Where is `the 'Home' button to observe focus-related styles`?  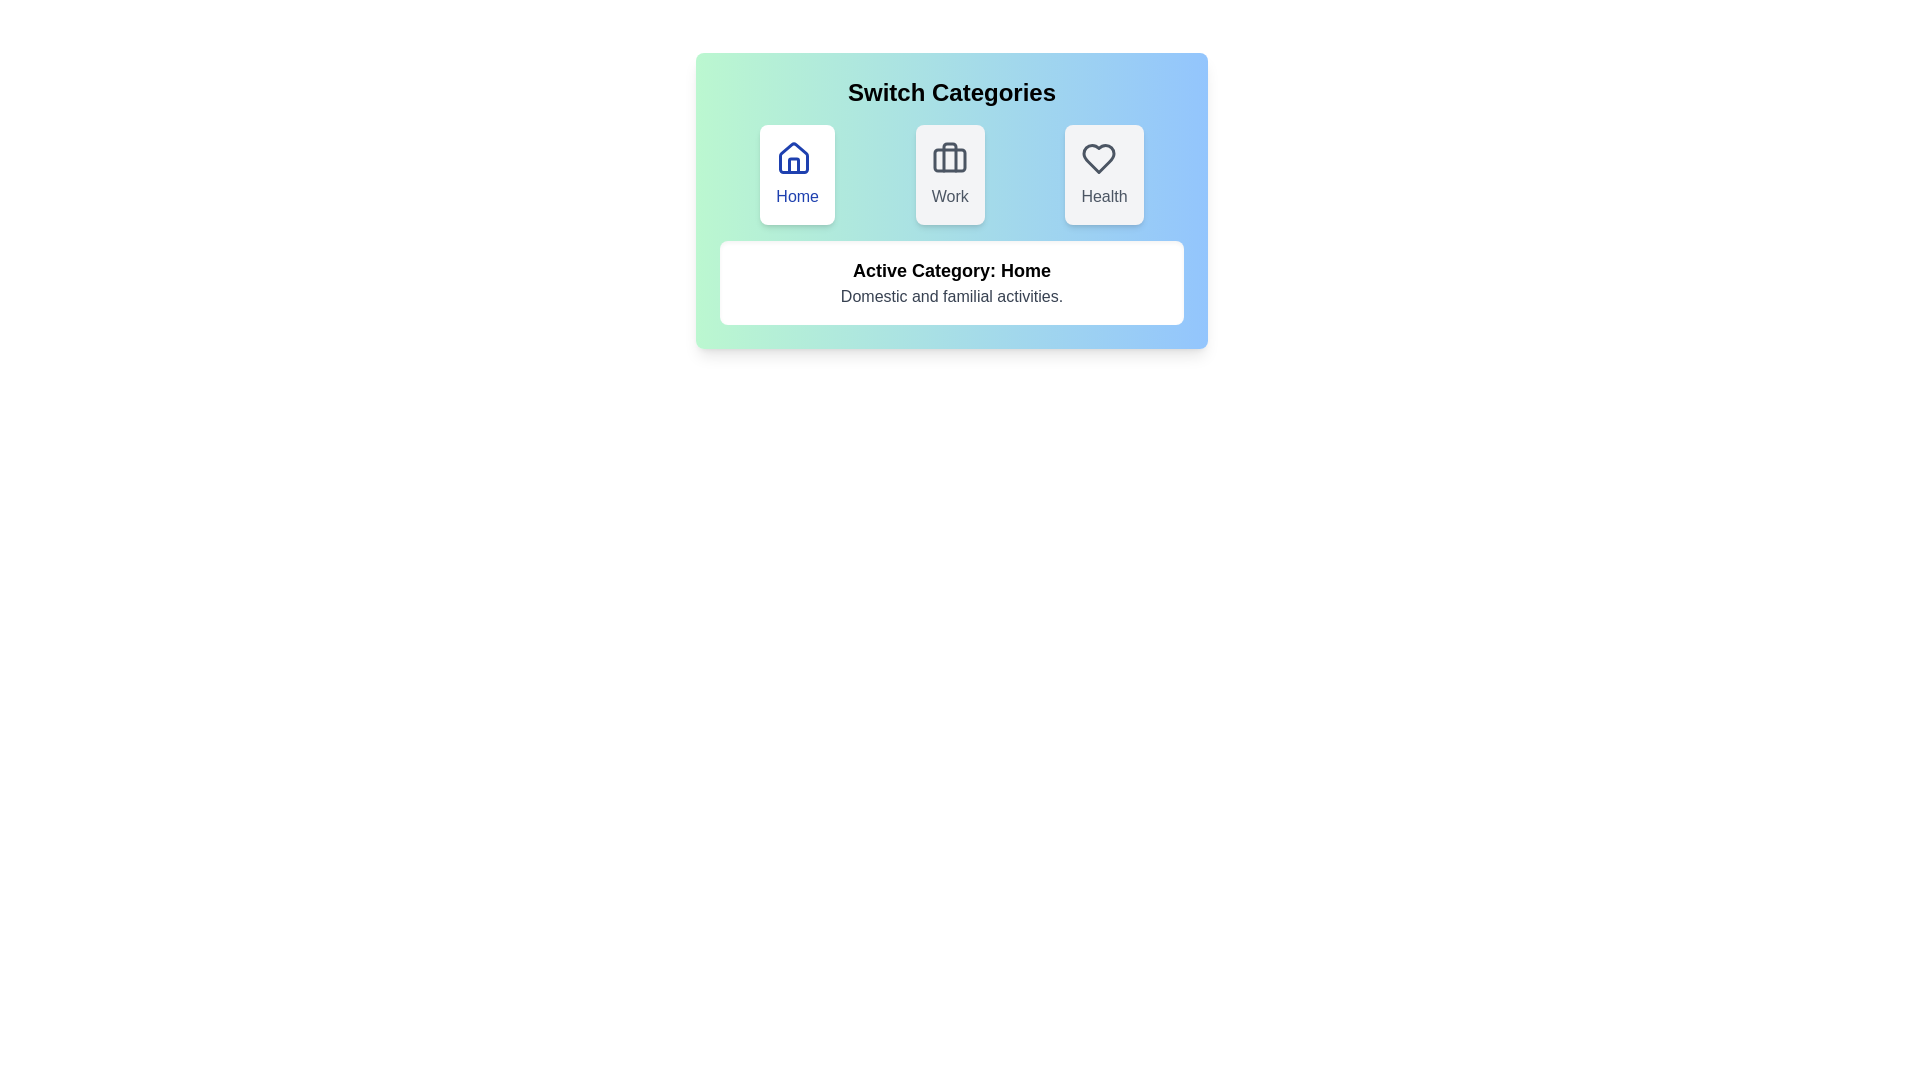
the 'Home' button to observe focus-related styles is located at coordinates (795, 173).